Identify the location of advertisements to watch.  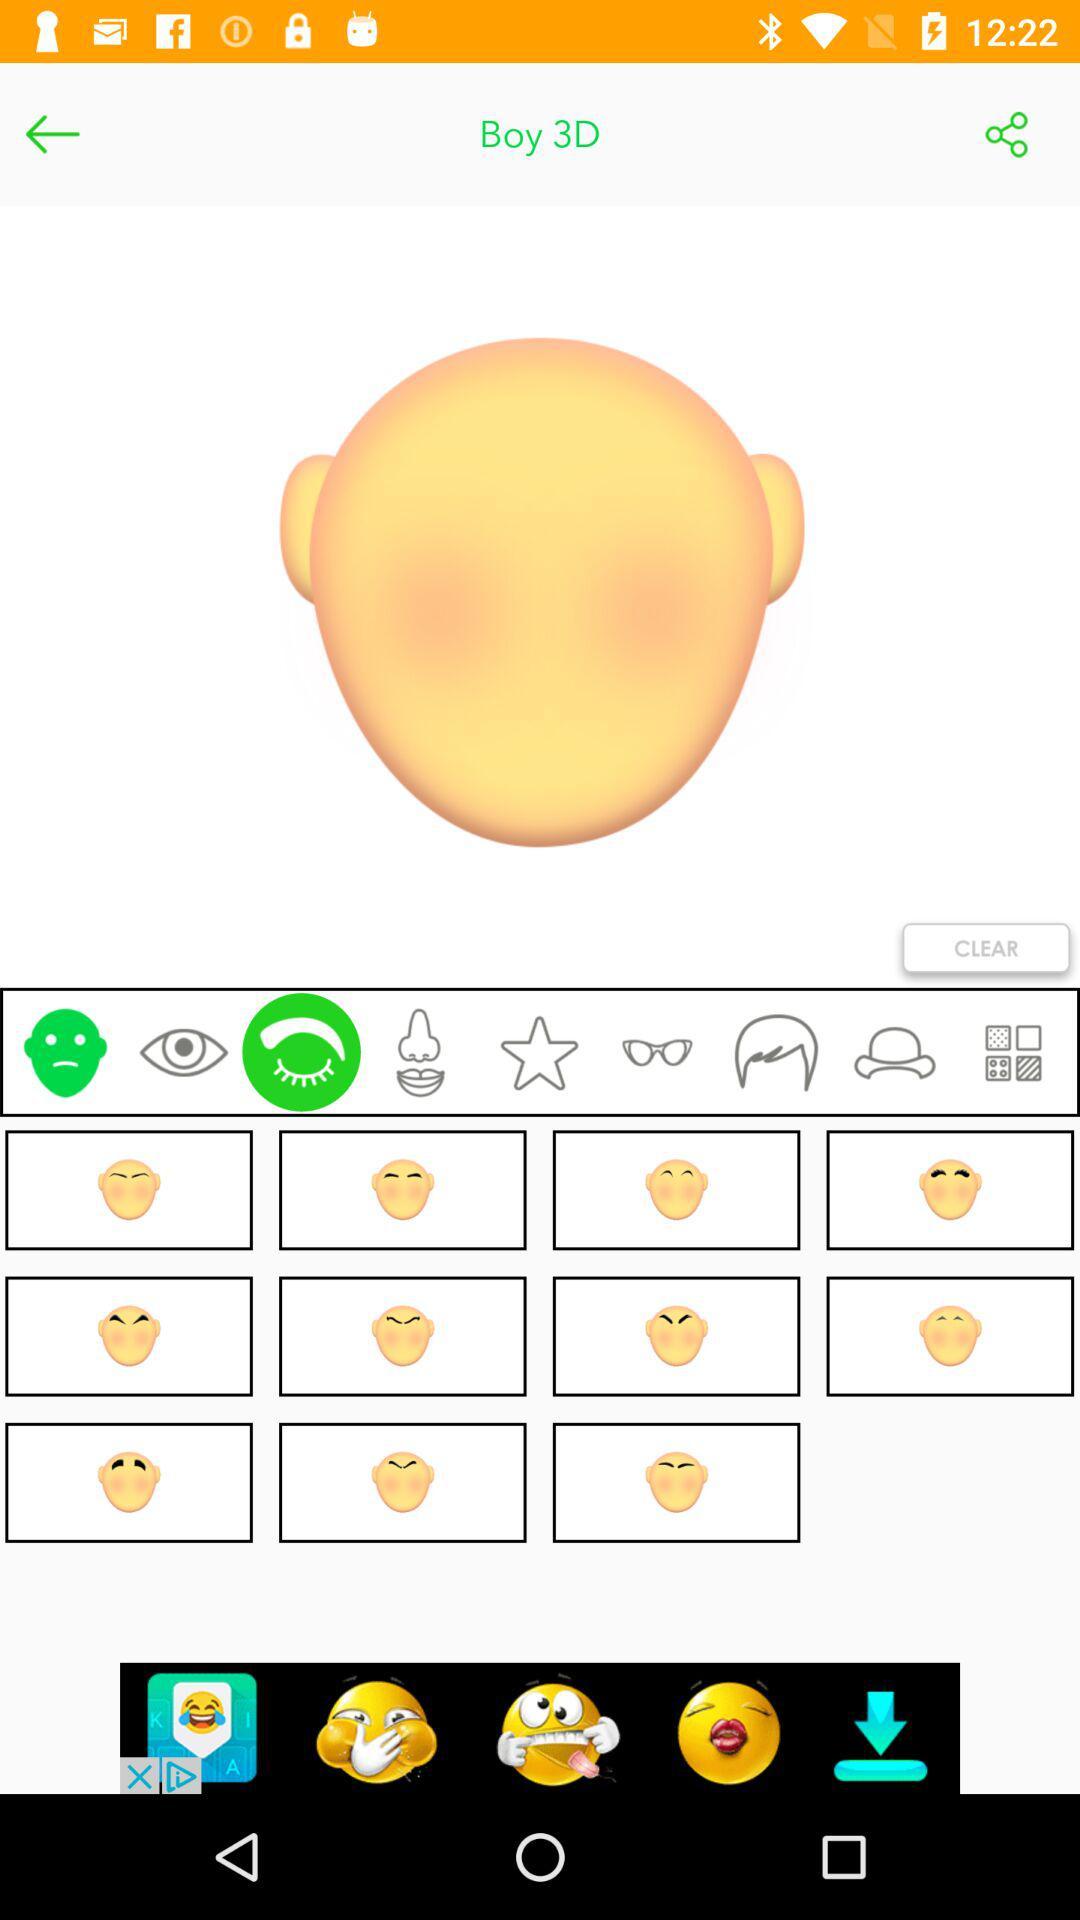
(540, 1727).